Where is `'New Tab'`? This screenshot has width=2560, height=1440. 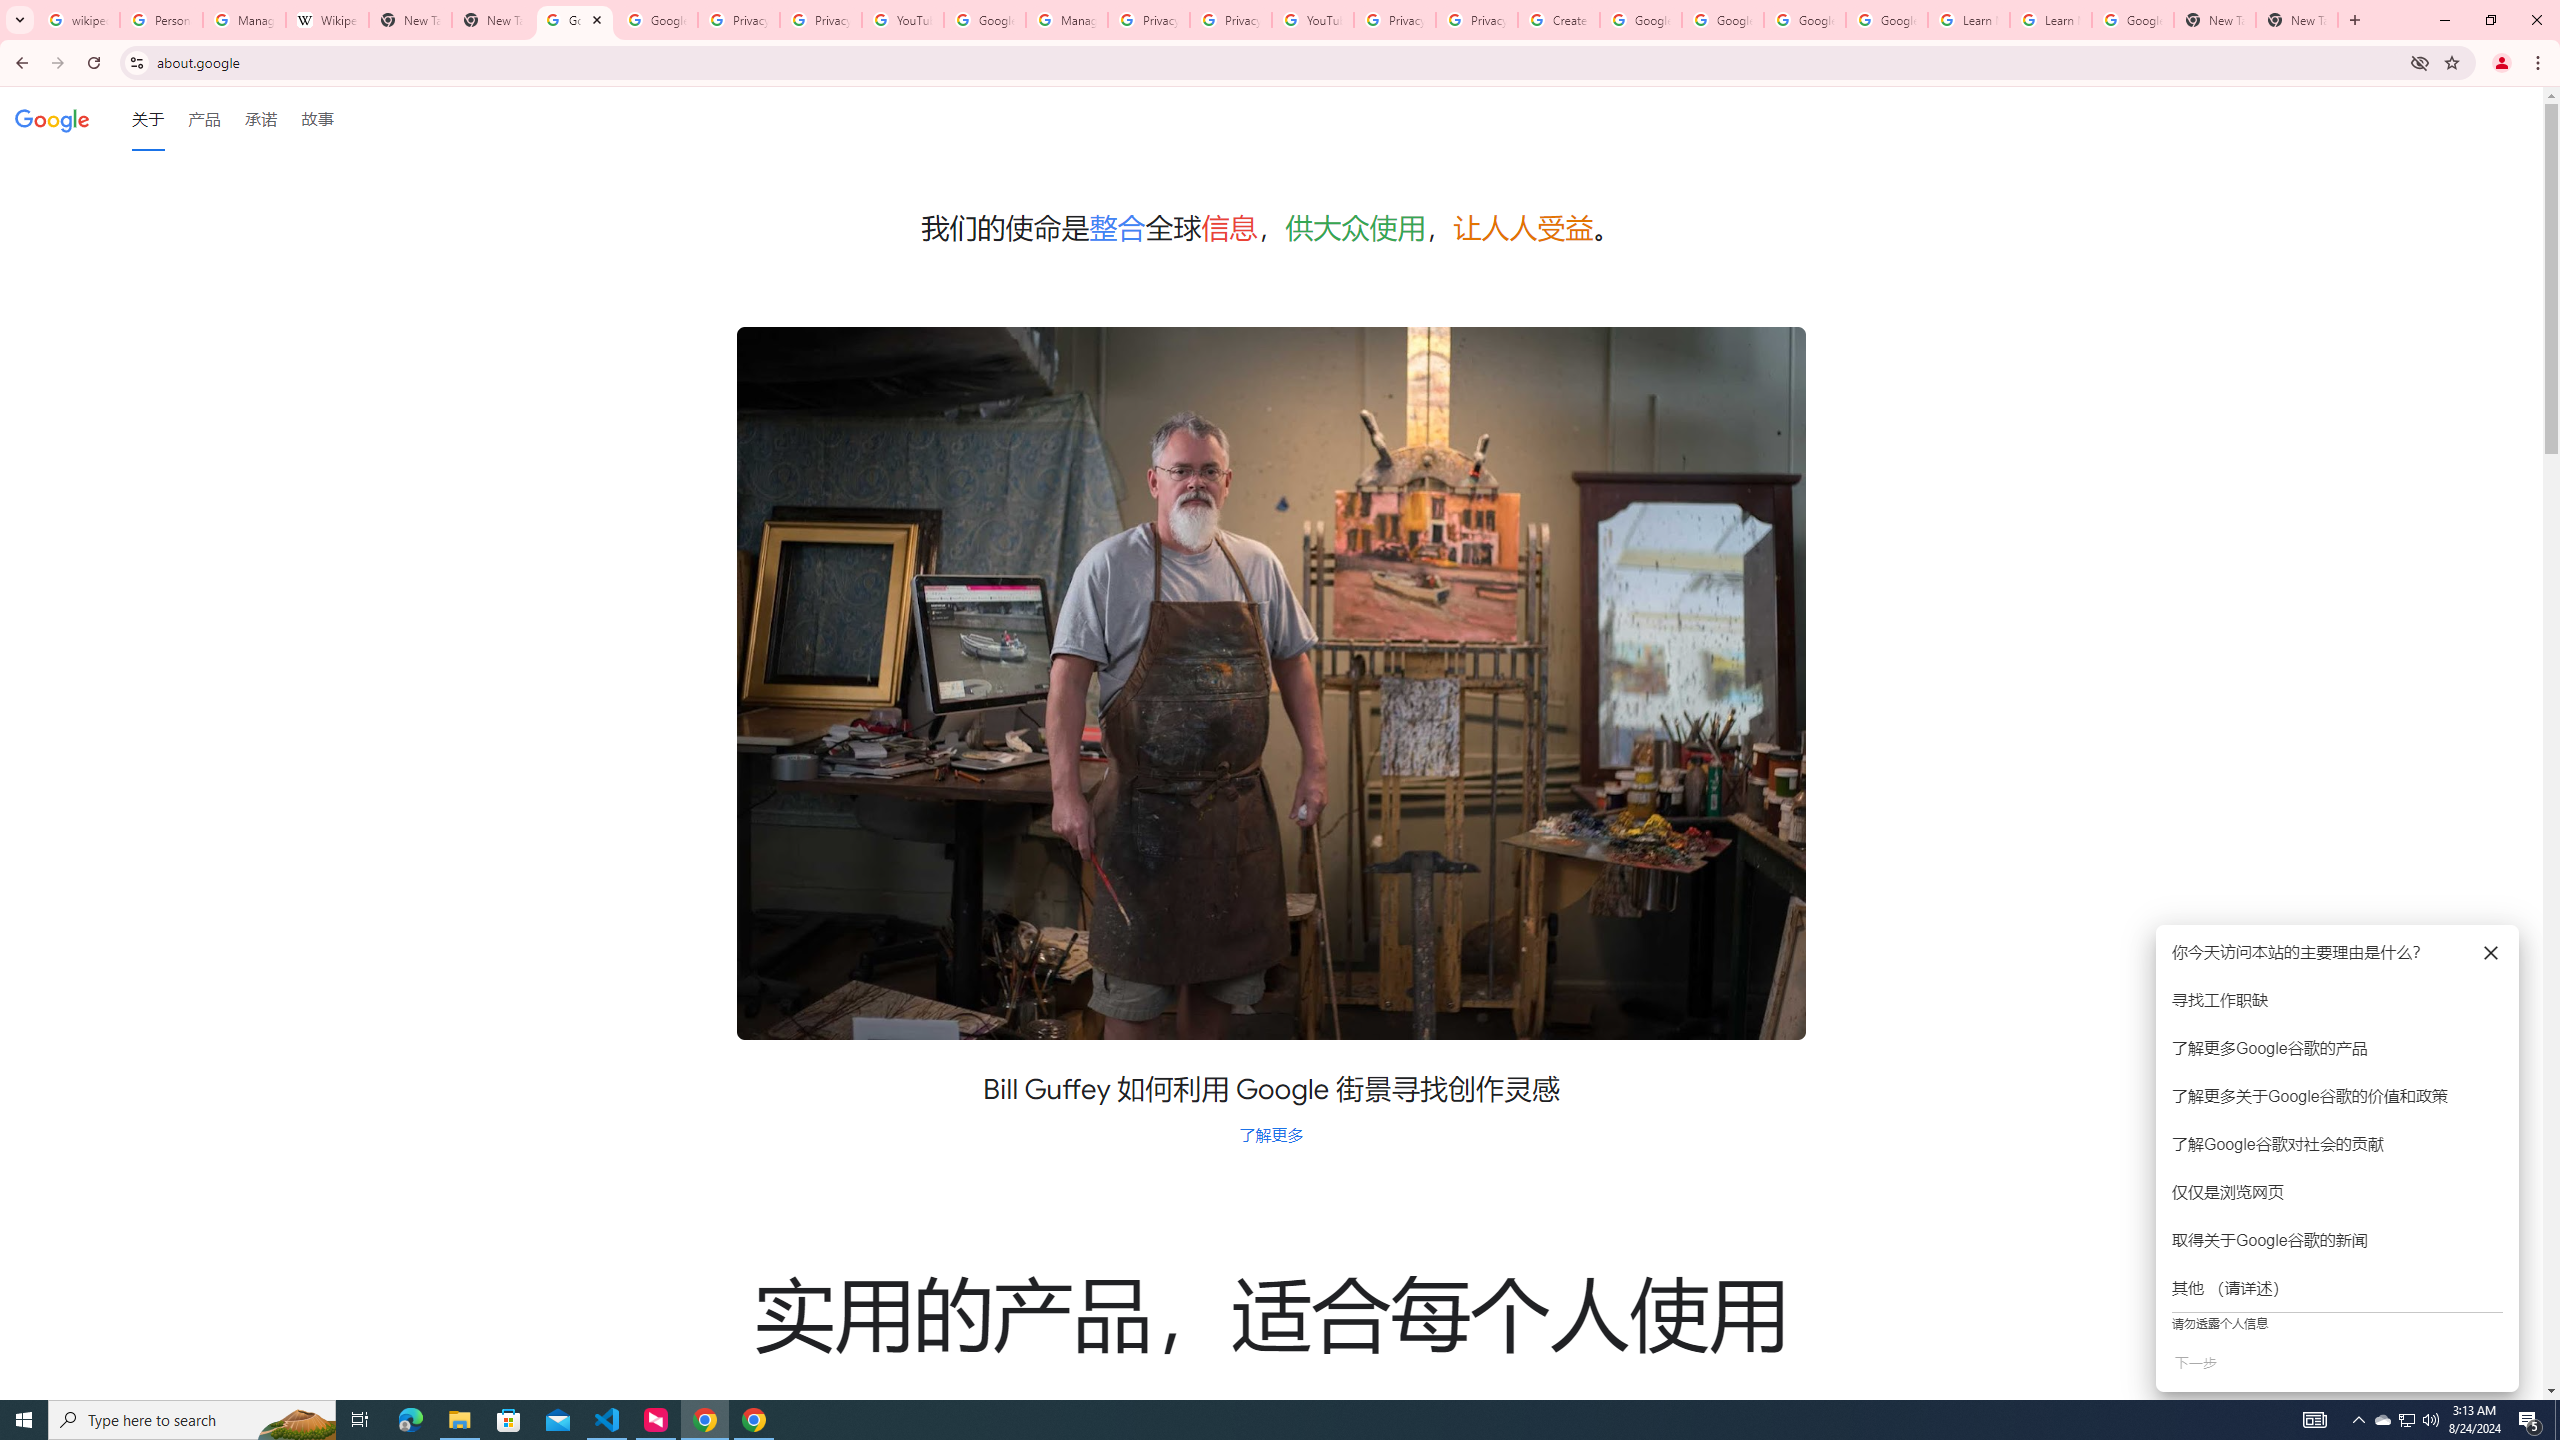
'New Tab' is located at coordinates (2296, 19).